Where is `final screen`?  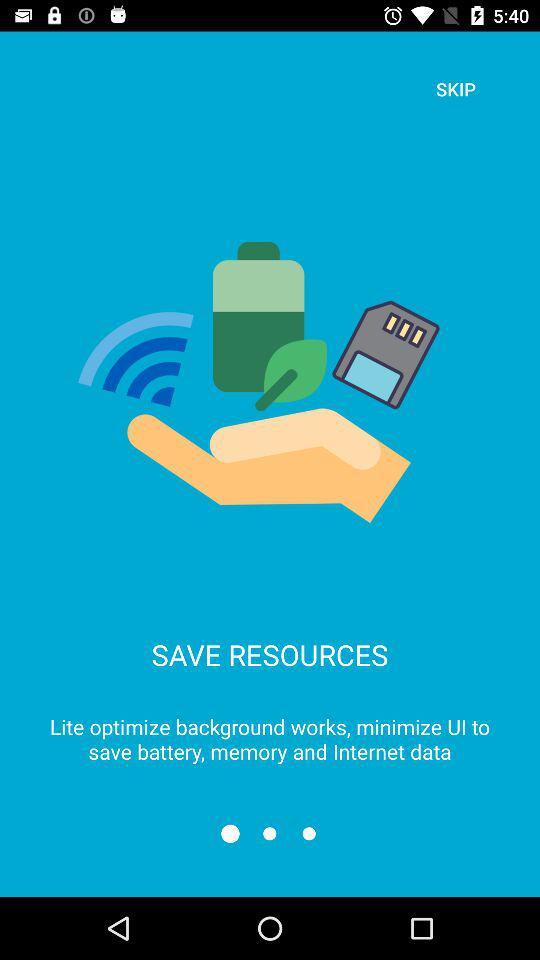
final screen is located at coordinates (309, 833).